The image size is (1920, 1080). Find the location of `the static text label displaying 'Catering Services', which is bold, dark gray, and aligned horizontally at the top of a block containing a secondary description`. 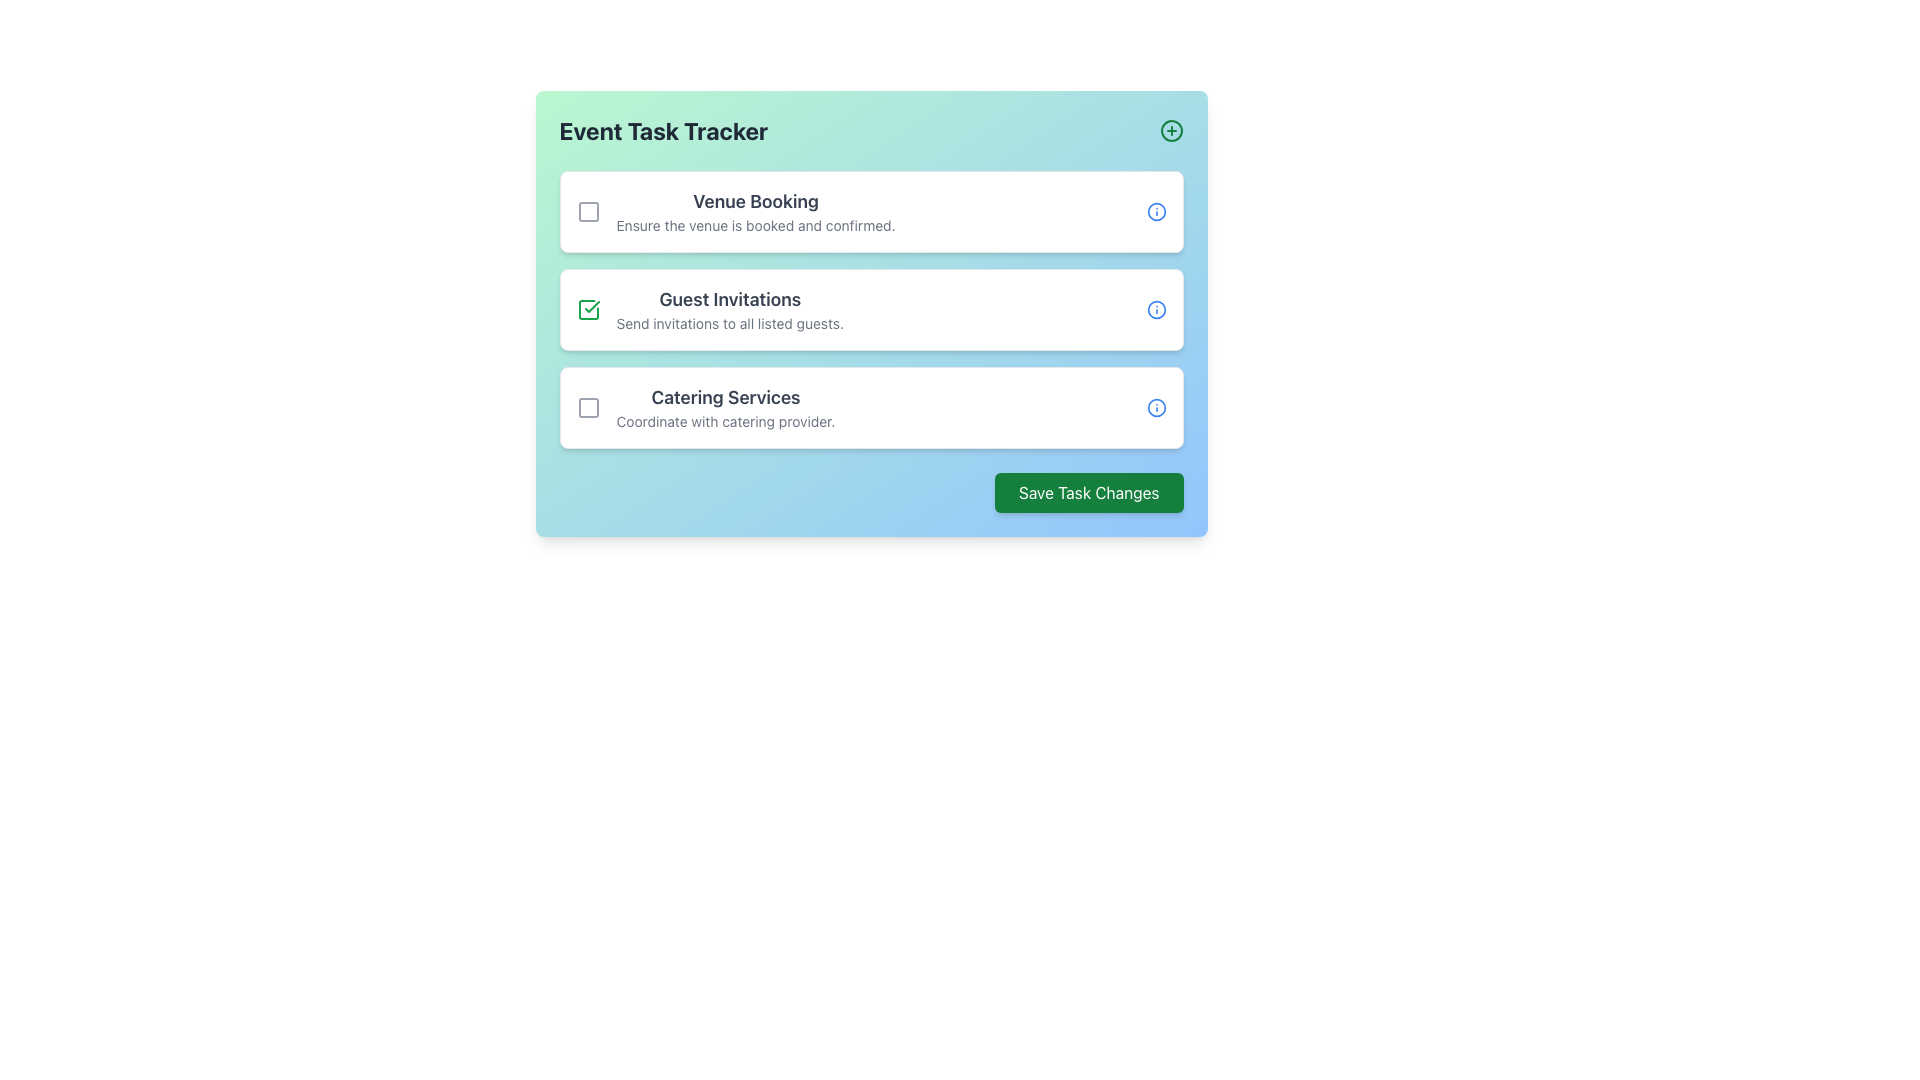

the static text label displaying 'Catering Services', which is bold, dark gray, and aligned horizontally at the top of a block containing a secondary description is located at coordinates (724, 397).